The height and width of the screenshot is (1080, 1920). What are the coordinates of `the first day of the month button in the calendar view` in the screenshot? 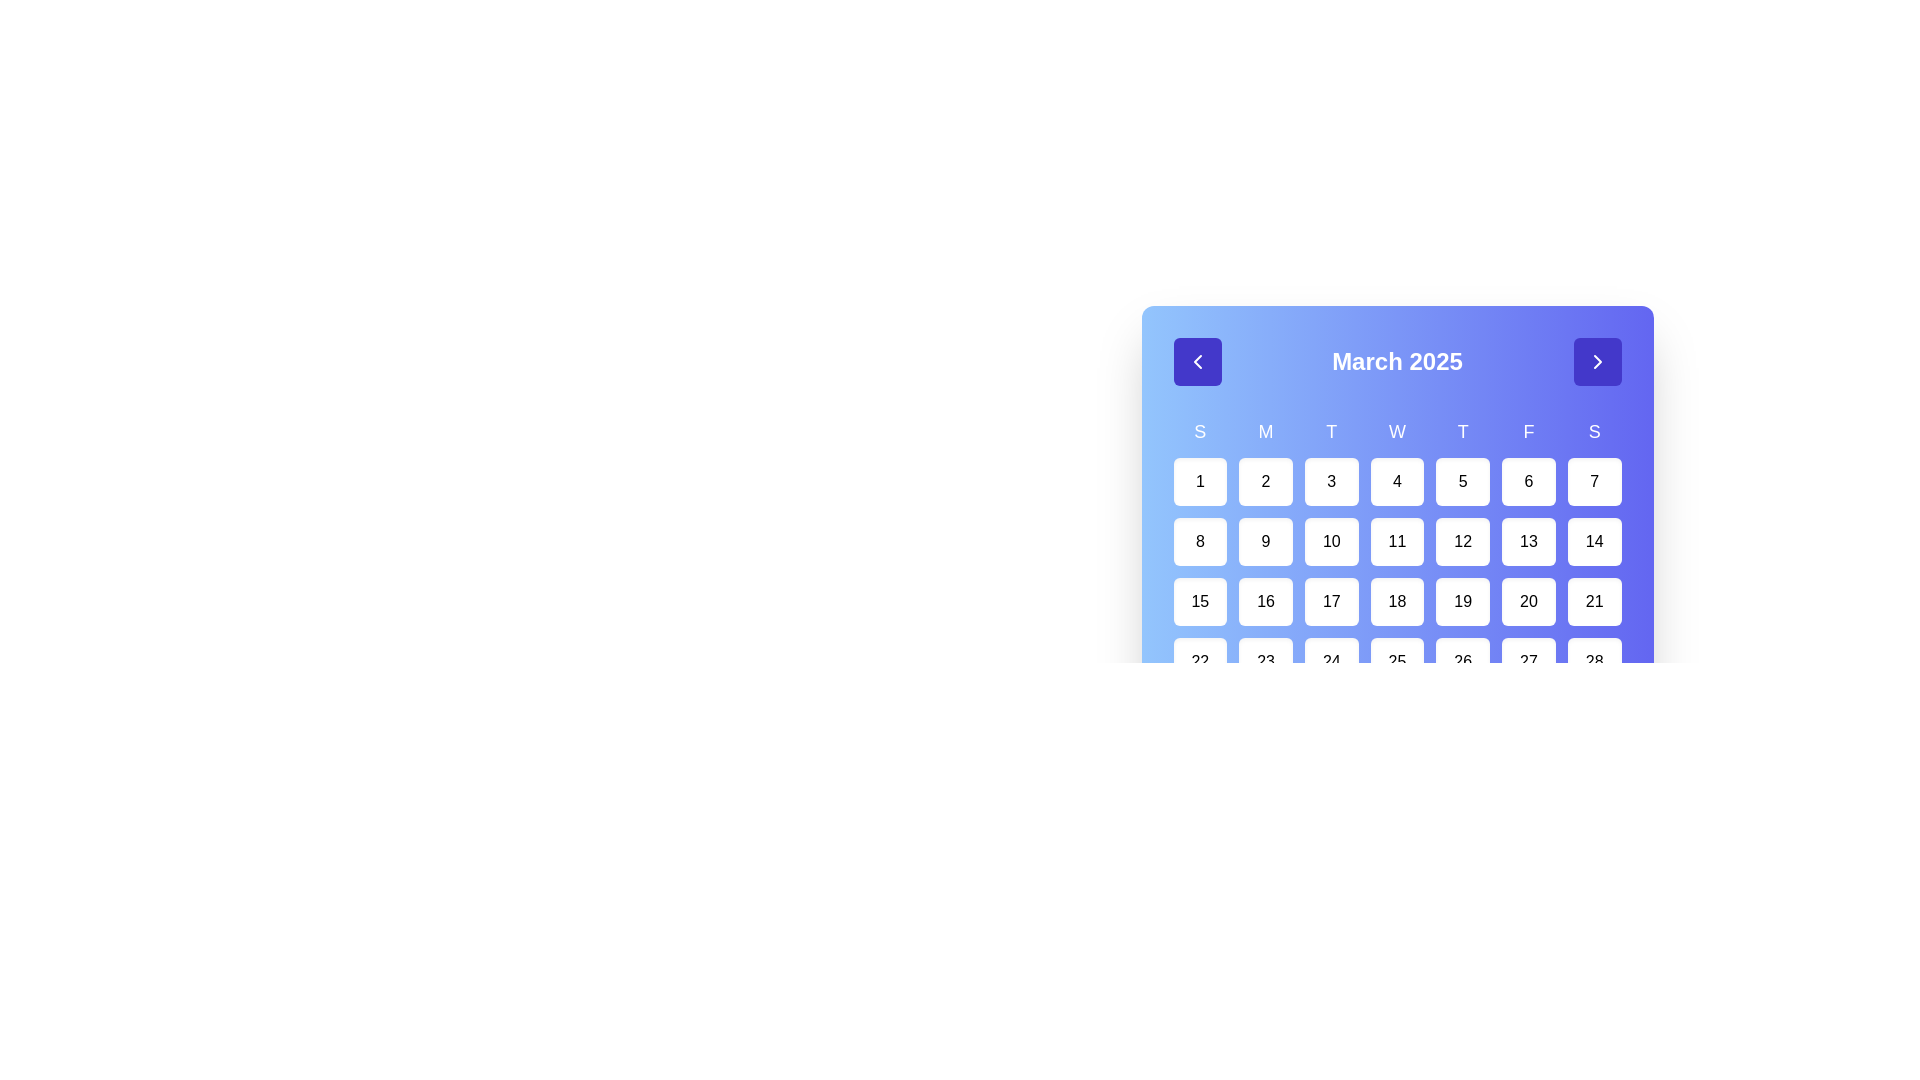 It's located at (1200, 482).